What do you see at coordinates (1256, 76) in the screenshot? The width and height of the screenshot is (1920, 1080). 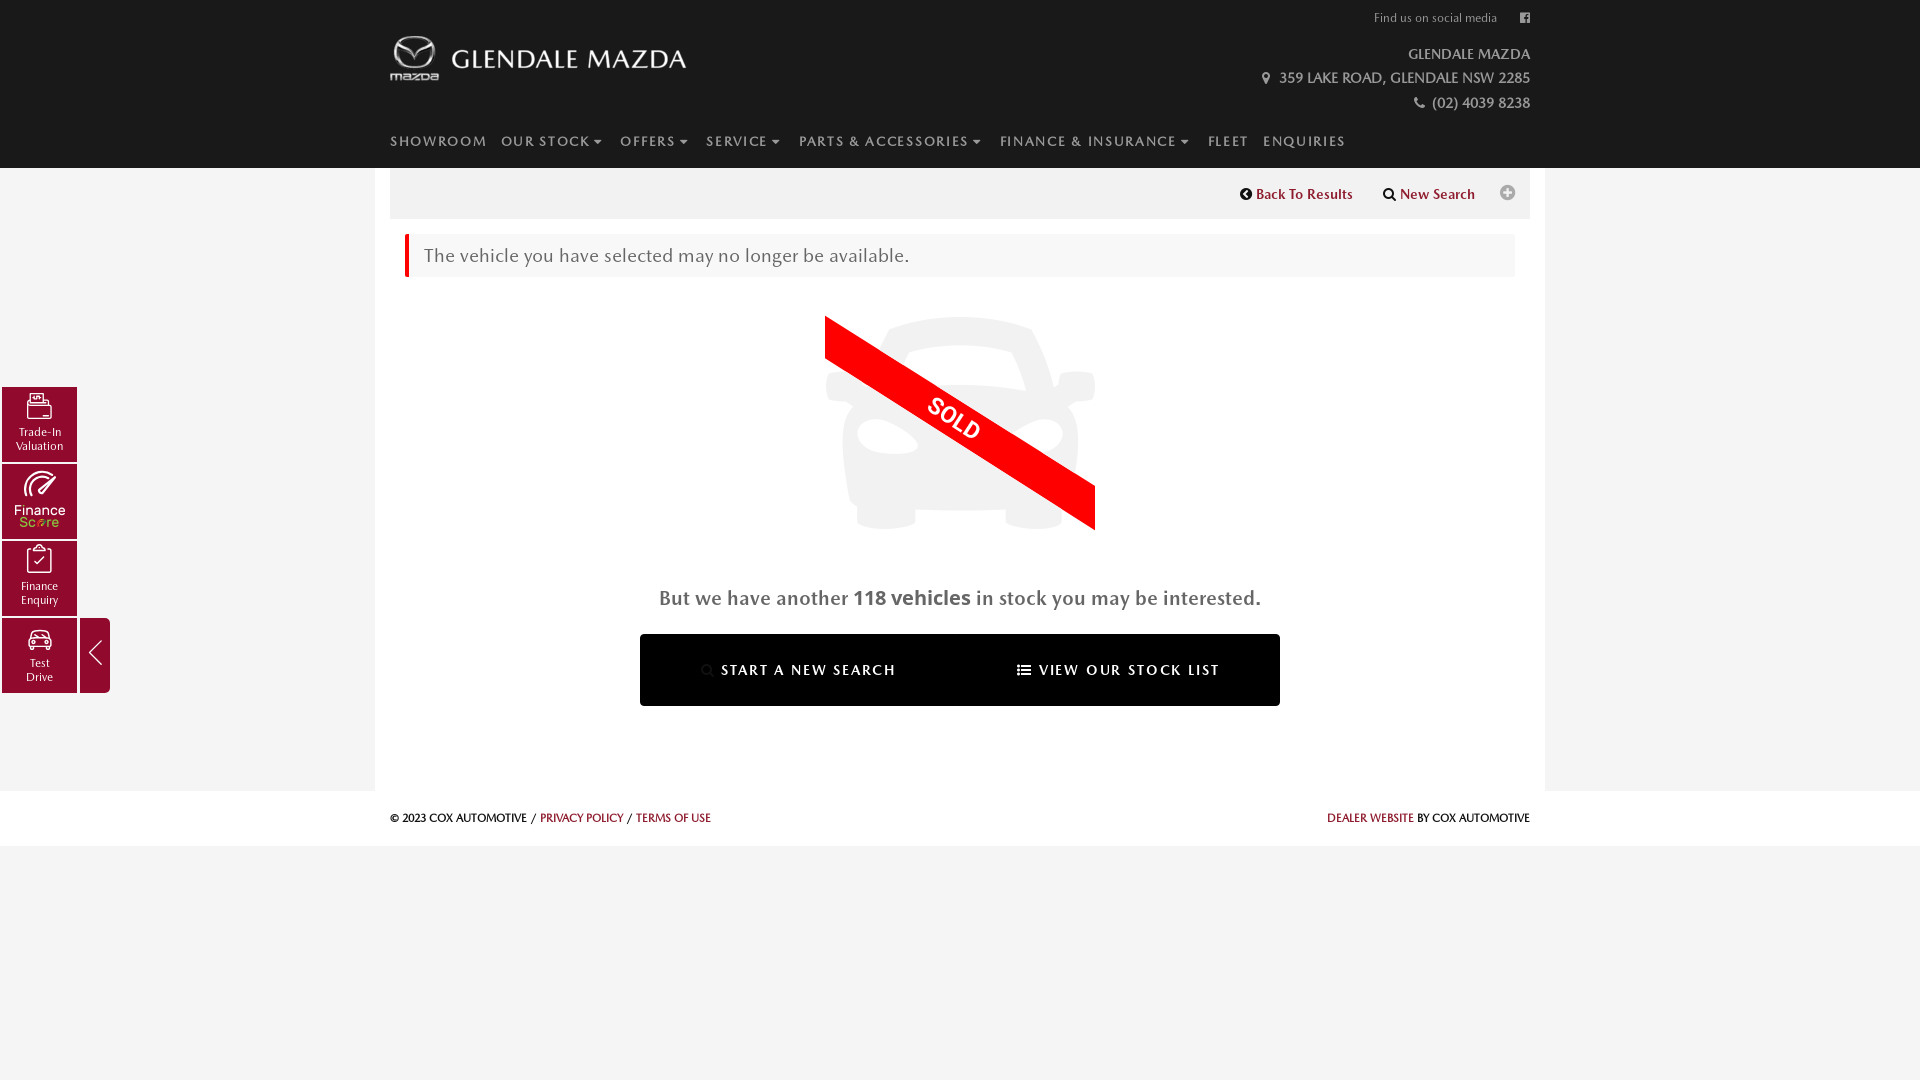 I see `'359 LAKE ROAD, GLENDALE NSW 2285'` at bounding box center [1256, 76].